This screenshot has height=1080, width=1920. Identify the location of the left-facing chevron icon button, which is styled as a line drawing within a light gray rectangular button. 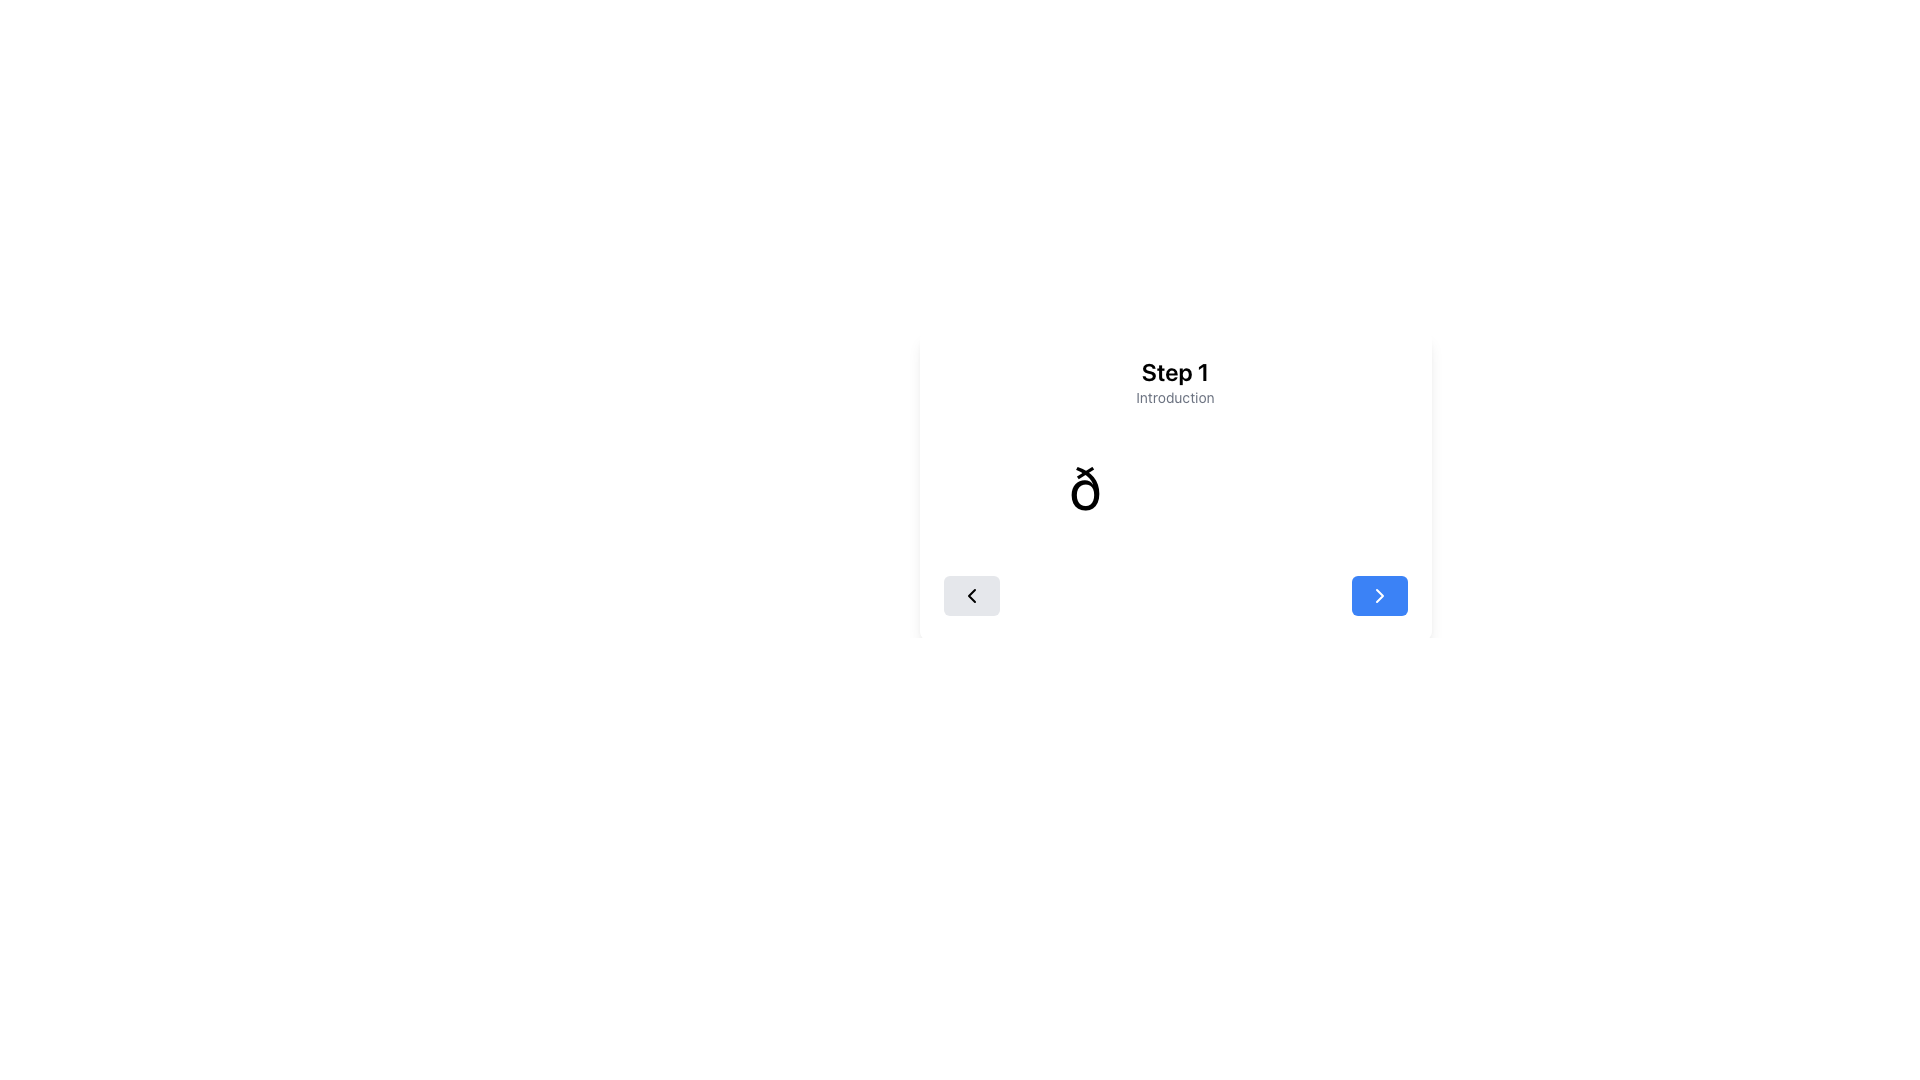
(971, 595).